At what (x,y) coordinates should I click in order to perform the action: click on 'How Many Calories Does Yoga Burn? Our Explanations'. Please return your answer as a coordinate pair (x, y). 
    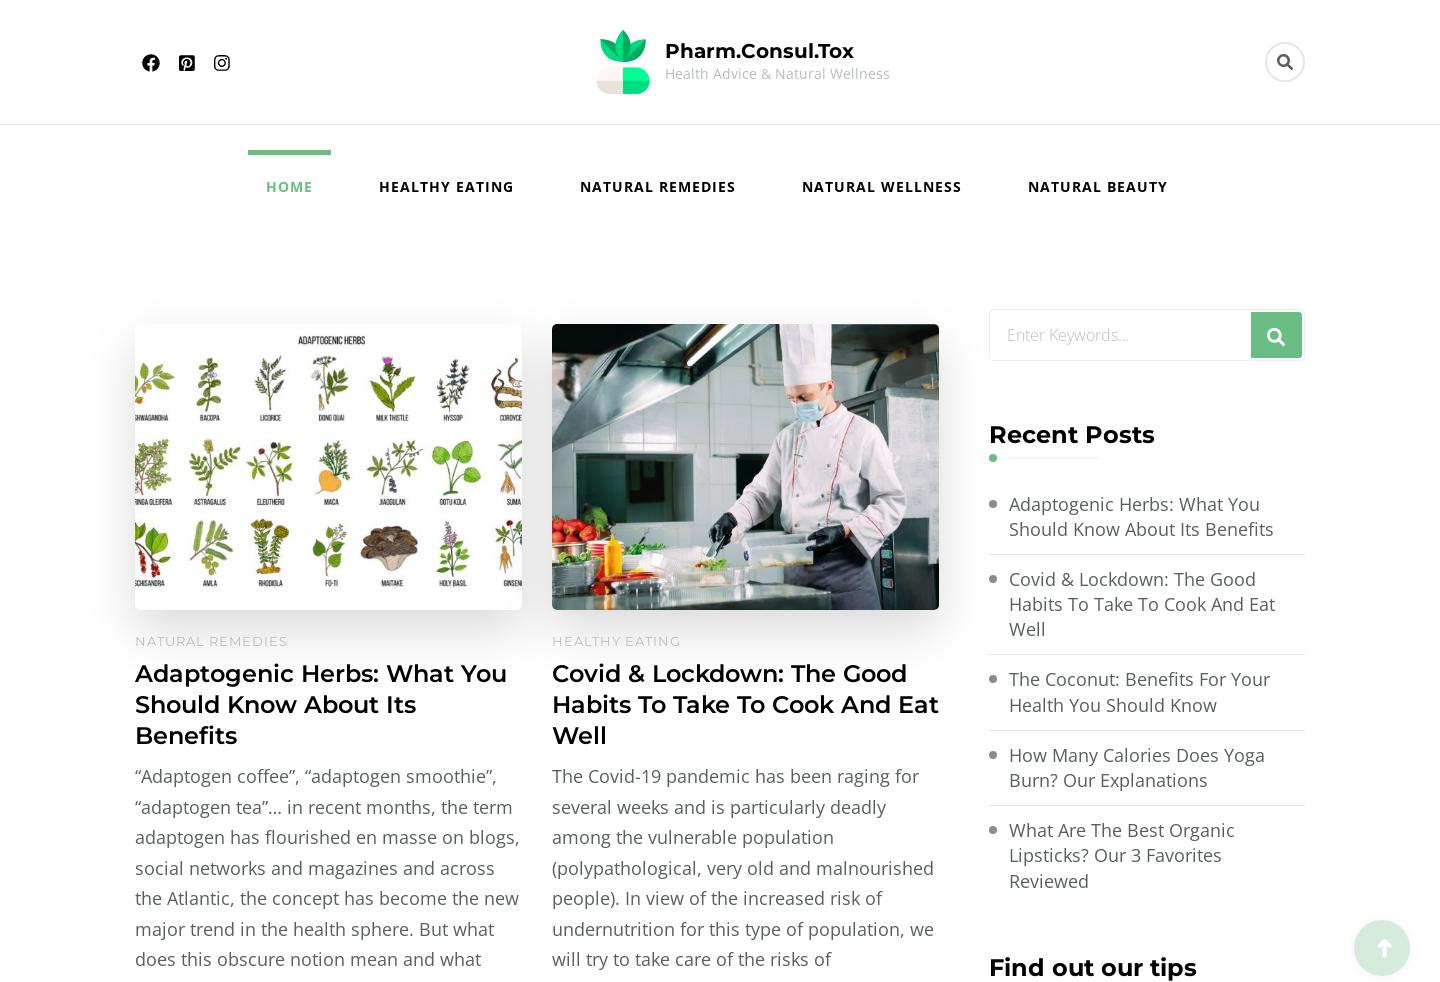
    Looking at the image, I should click on (1136, 767).